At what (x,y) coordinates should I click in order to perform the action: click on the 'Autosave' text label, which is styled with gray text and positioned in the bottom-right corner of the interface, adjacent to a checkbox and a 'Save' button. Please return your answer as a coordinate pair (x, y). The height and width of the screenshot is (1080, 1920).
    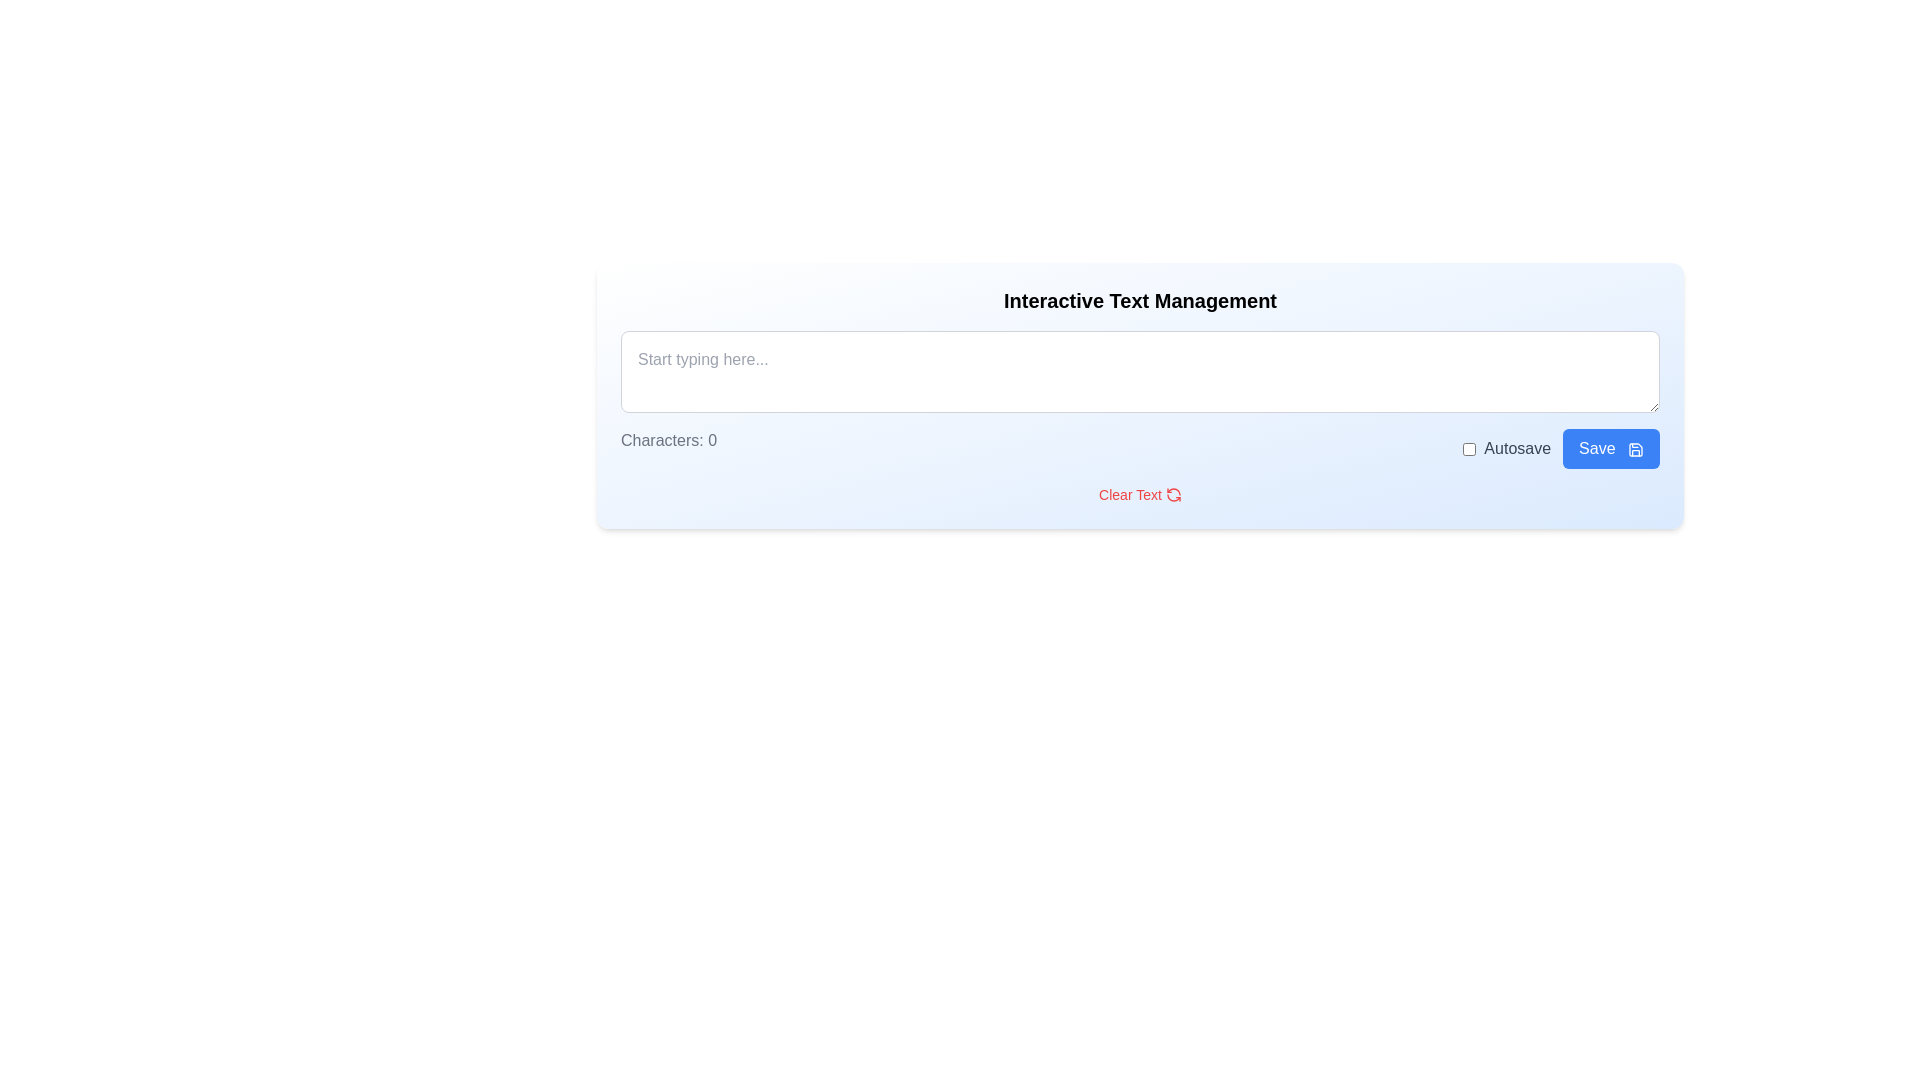
    Looking at the image, I should click on (1507, 447).